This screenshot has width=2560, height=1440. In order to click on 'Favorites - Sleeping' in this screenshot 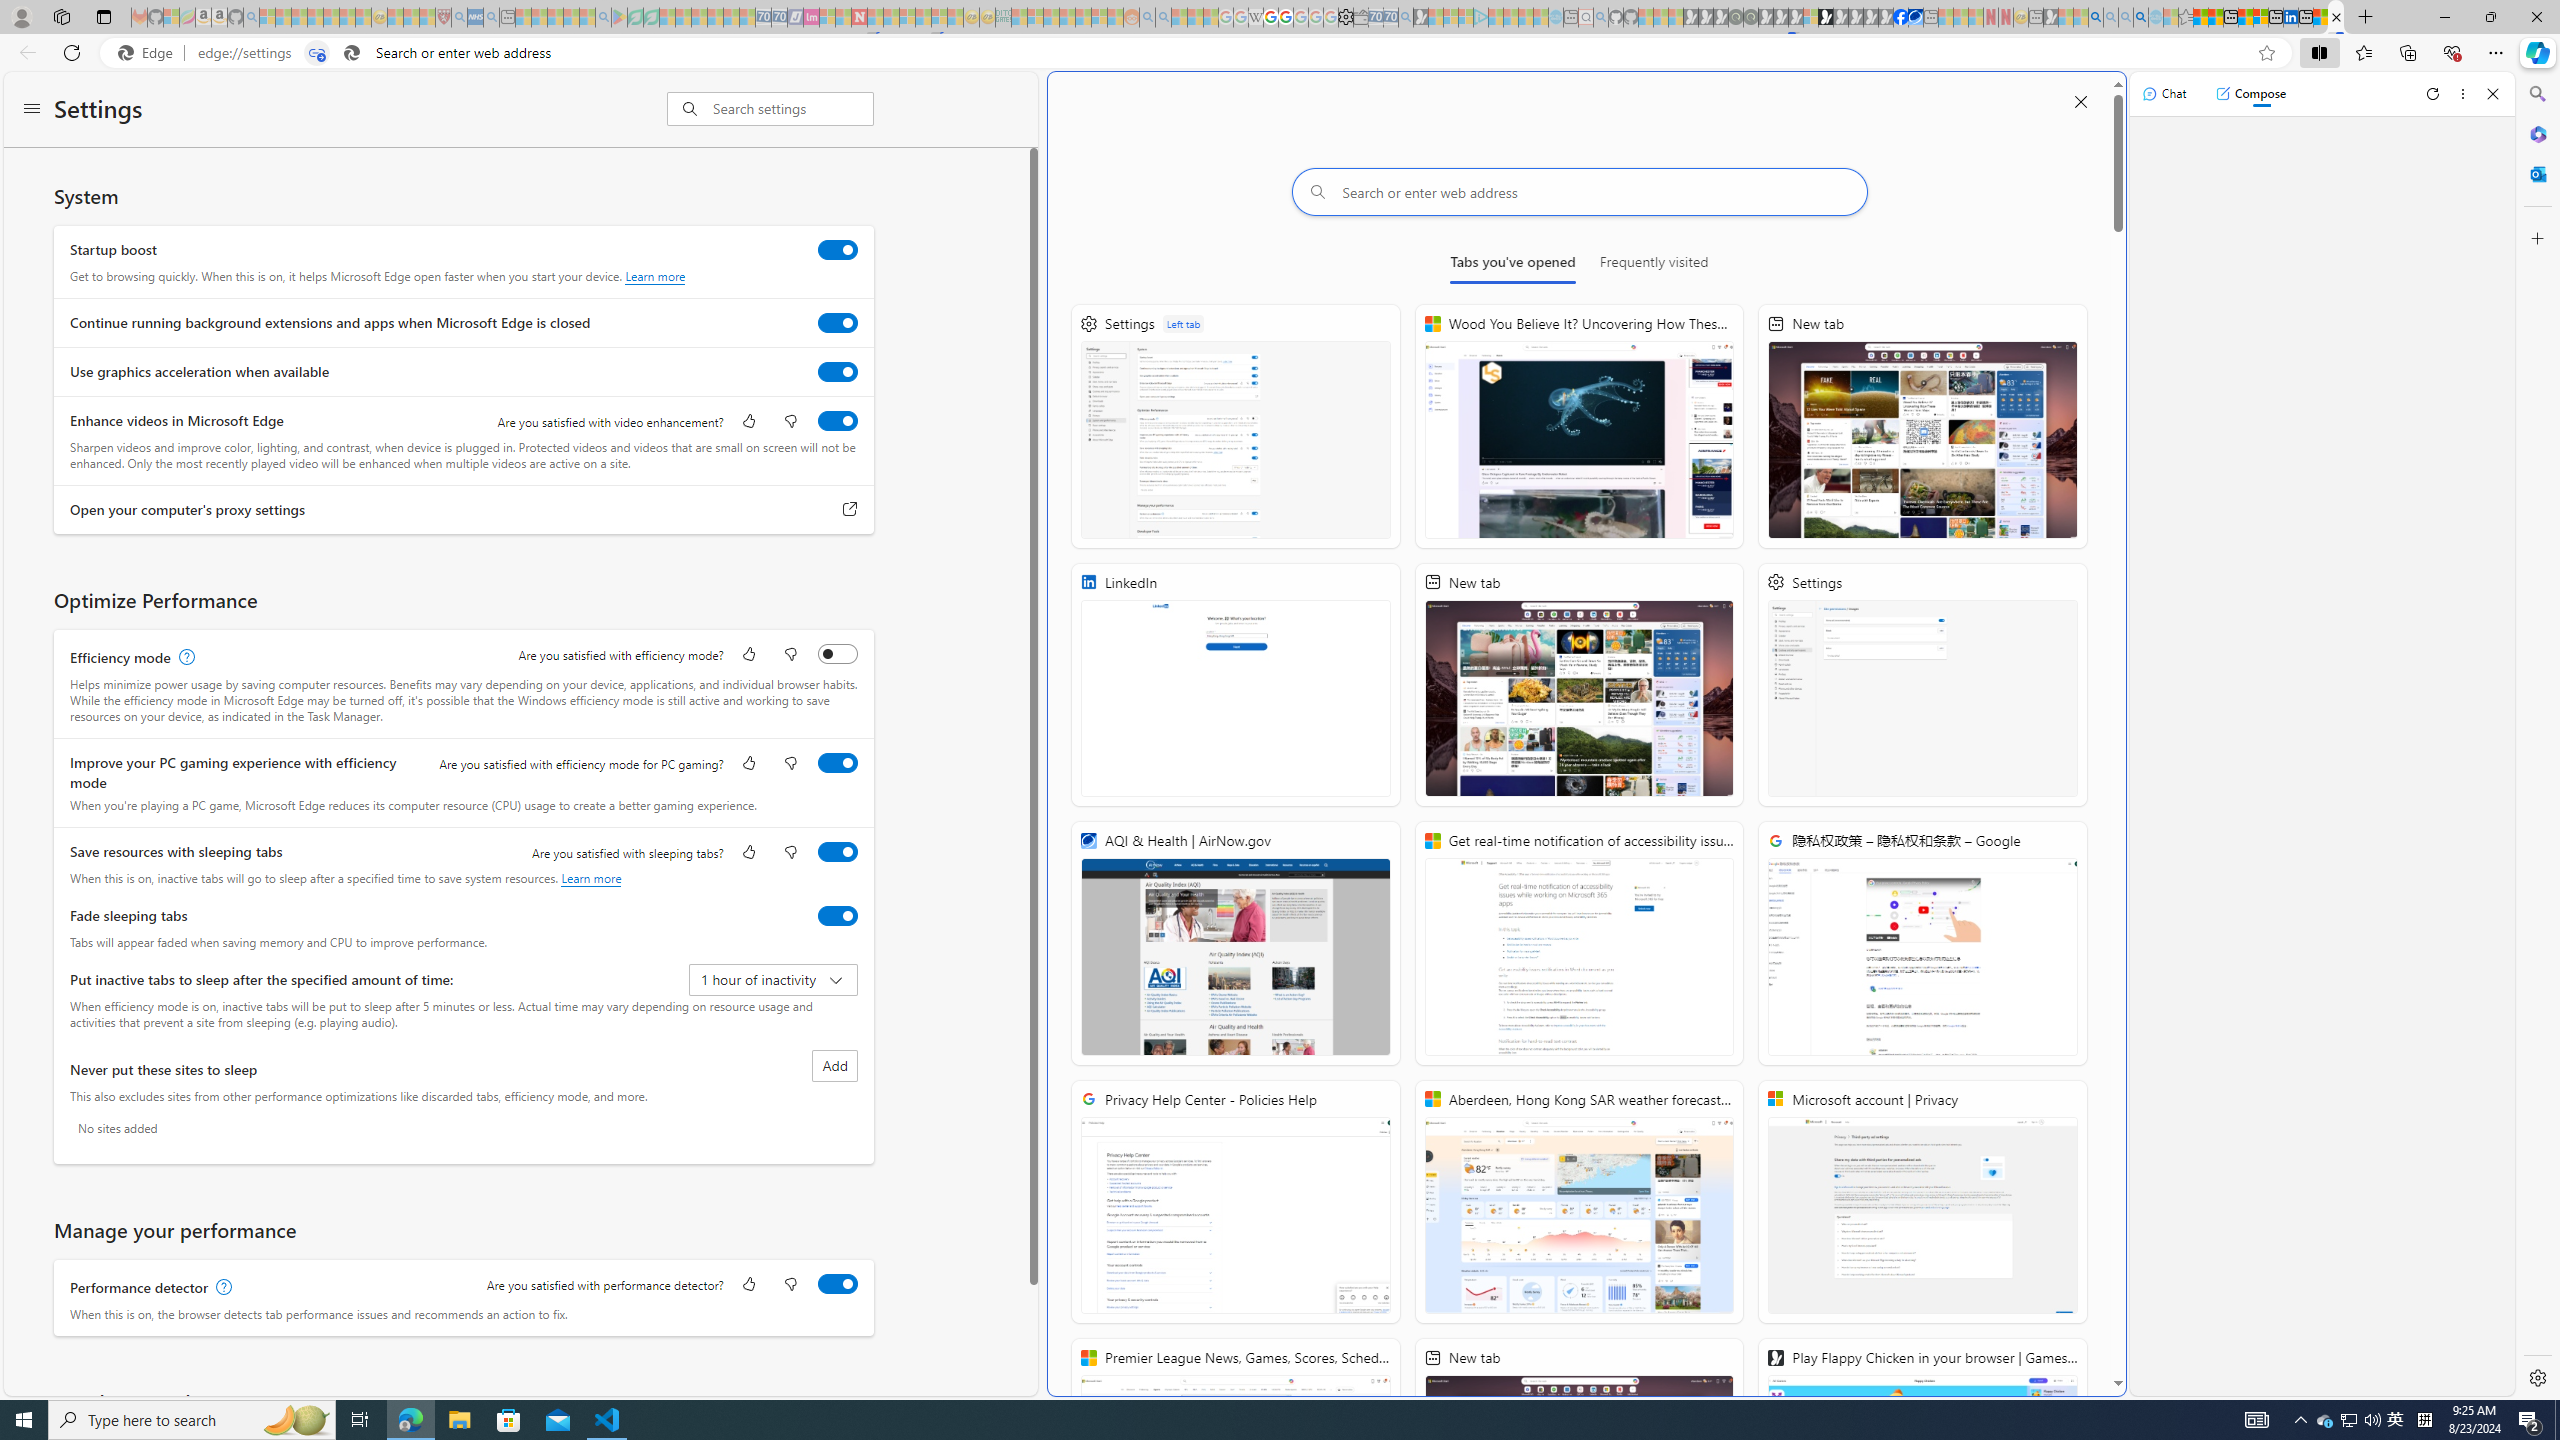, I will do `click(2185, 16)`.